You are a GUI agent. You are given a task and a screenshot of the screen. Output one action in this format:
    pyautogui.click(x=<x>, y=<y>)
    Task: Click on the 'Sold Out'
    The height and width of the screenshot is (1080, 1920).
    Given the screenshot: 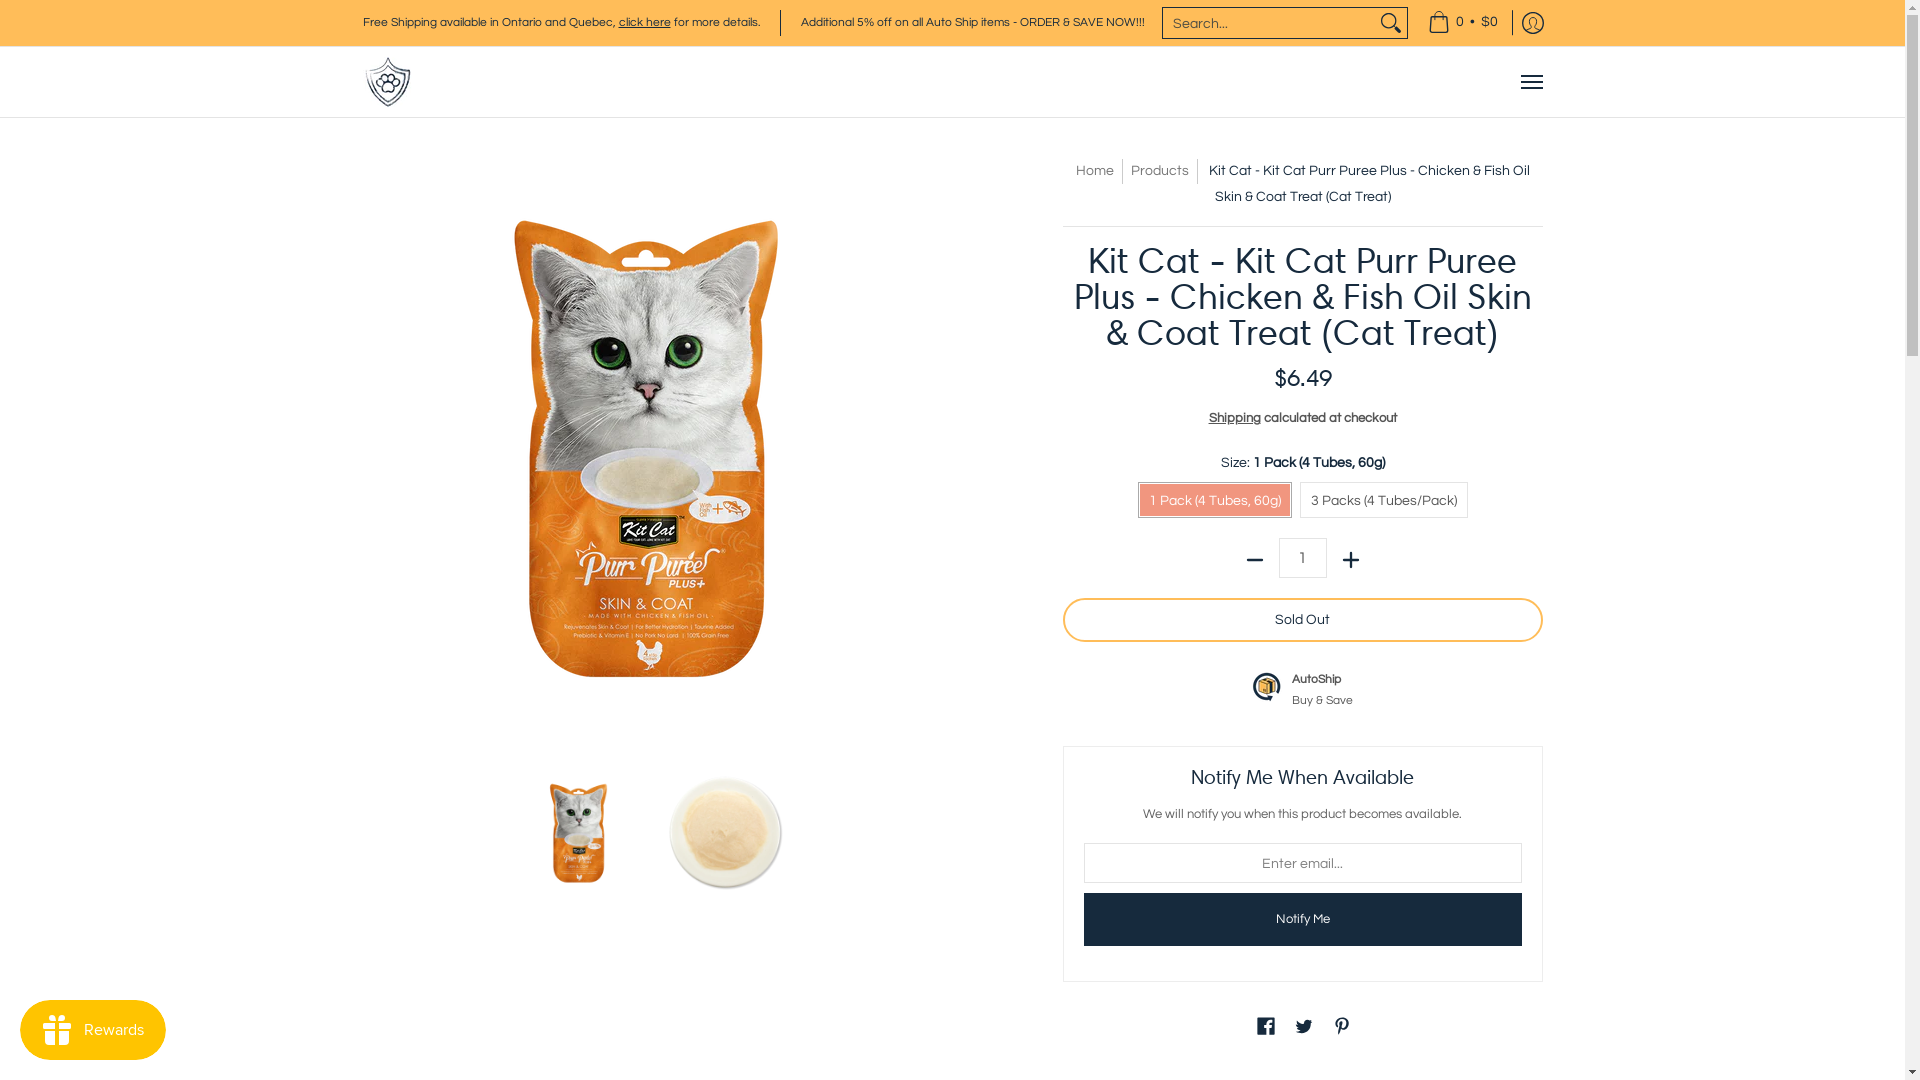 What is the action you would take?
    pyautogui.click(x=1302, y=619)
    